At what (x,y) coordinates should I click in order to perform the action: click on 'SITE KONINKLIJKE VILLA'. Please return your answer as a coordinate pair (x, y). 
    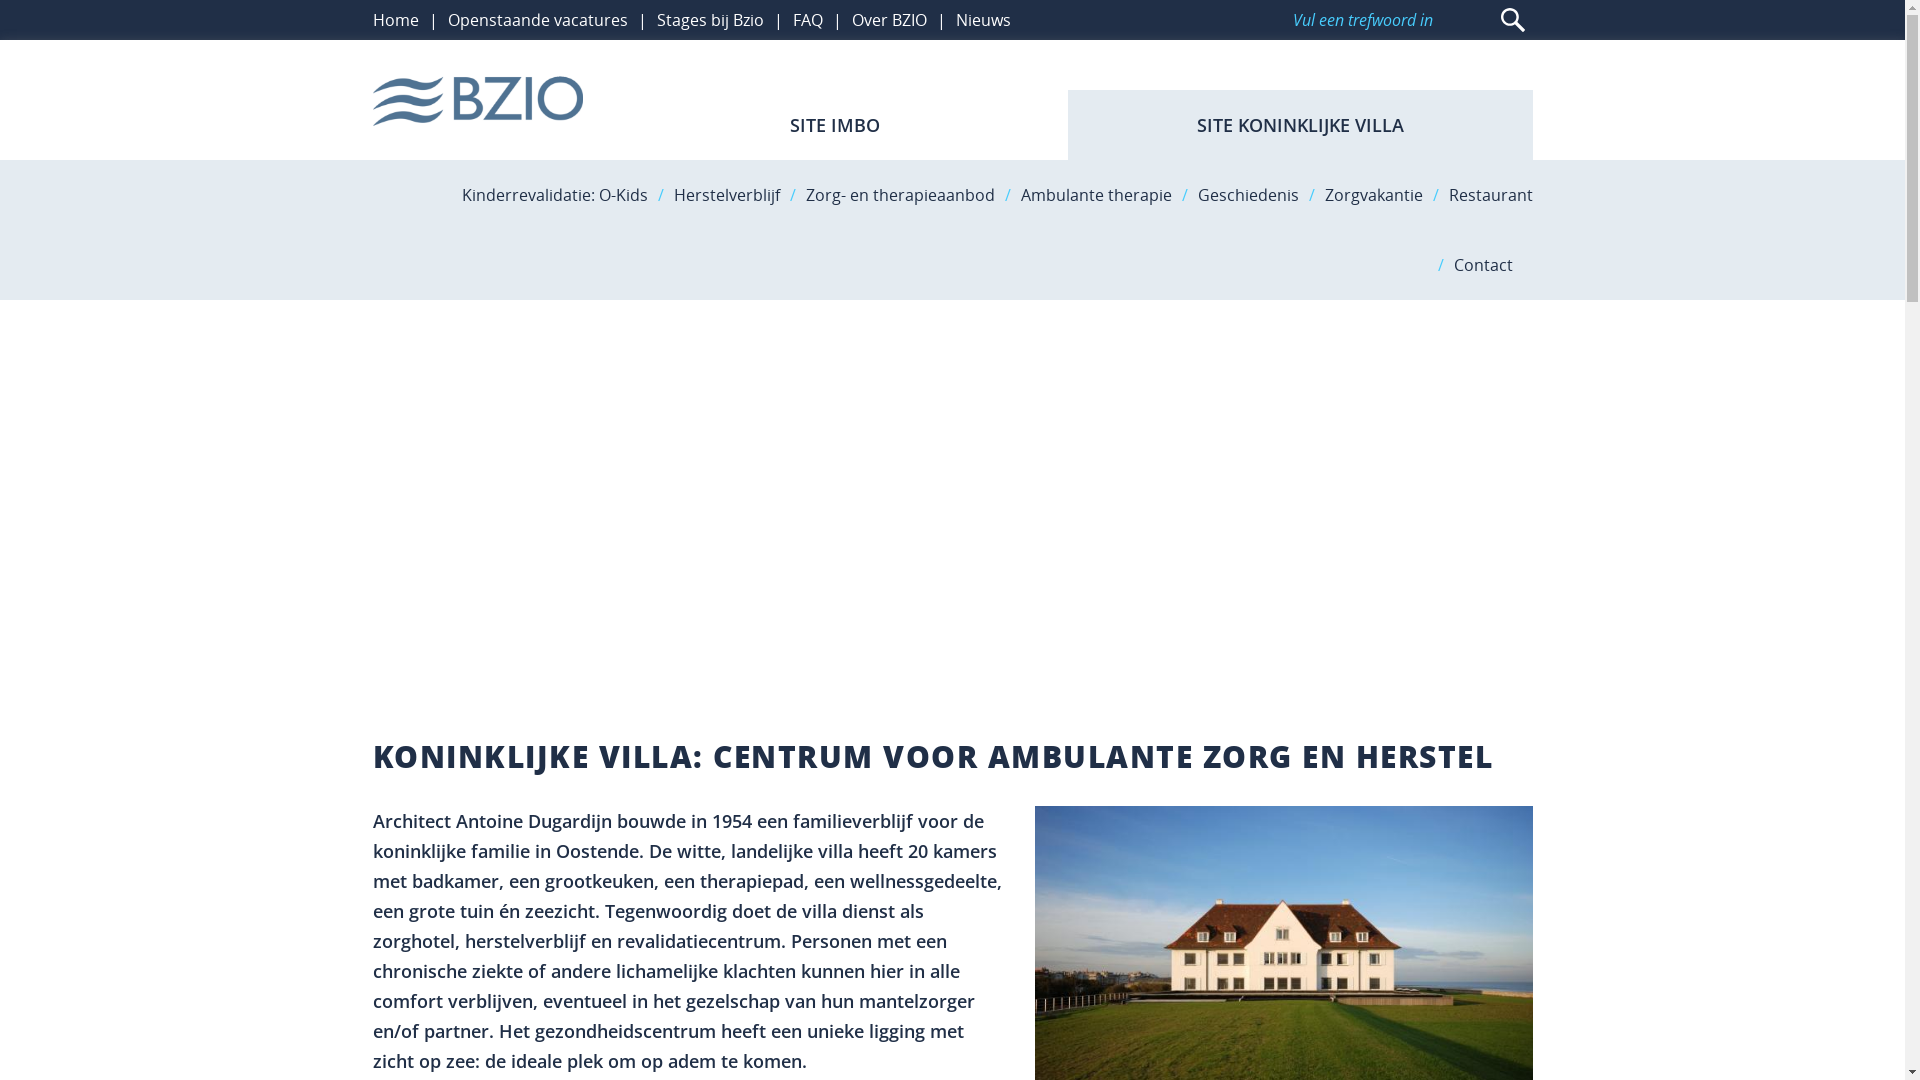
    Looking at the image, I should click on (1300, 124).